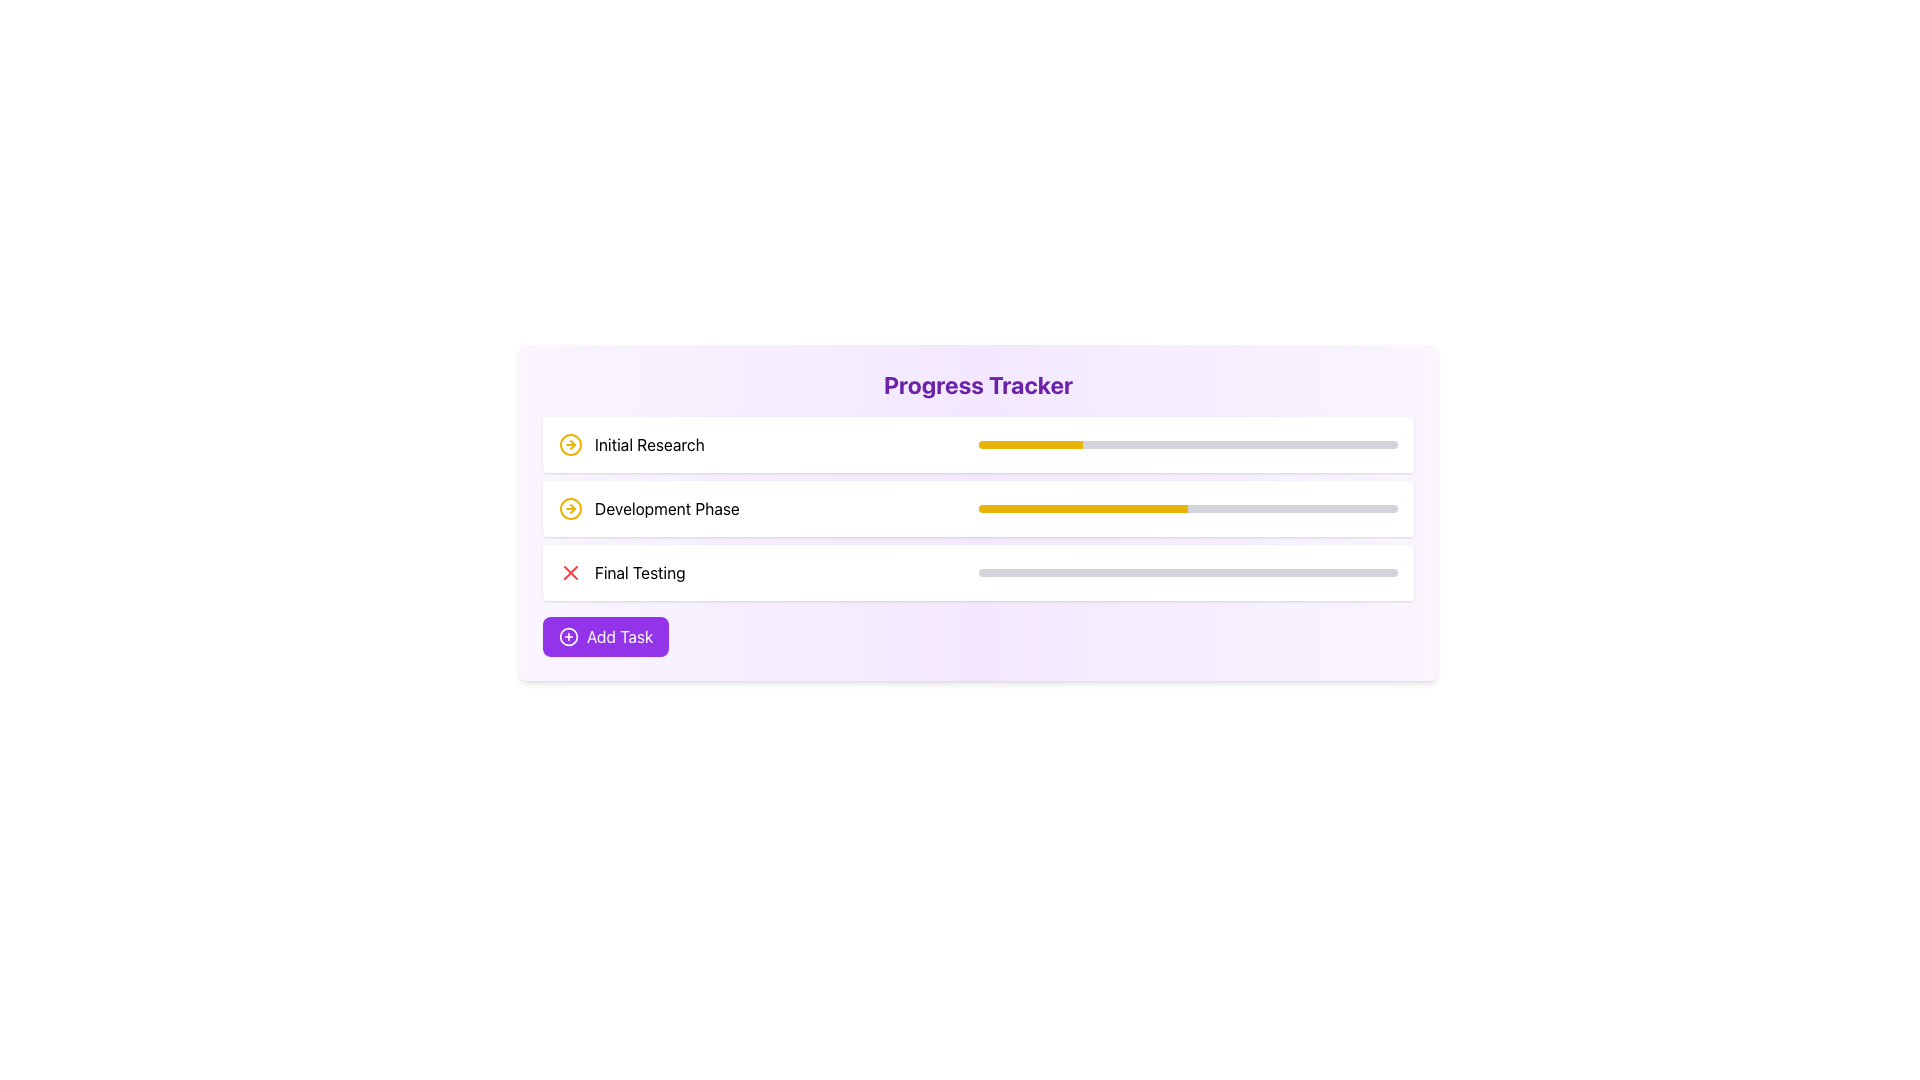  Describe the element at coordinates (640, 573) in the screenshot. I see `the text label displaying 'Final Testing', which is the third task label in the list of tasks` at that location.